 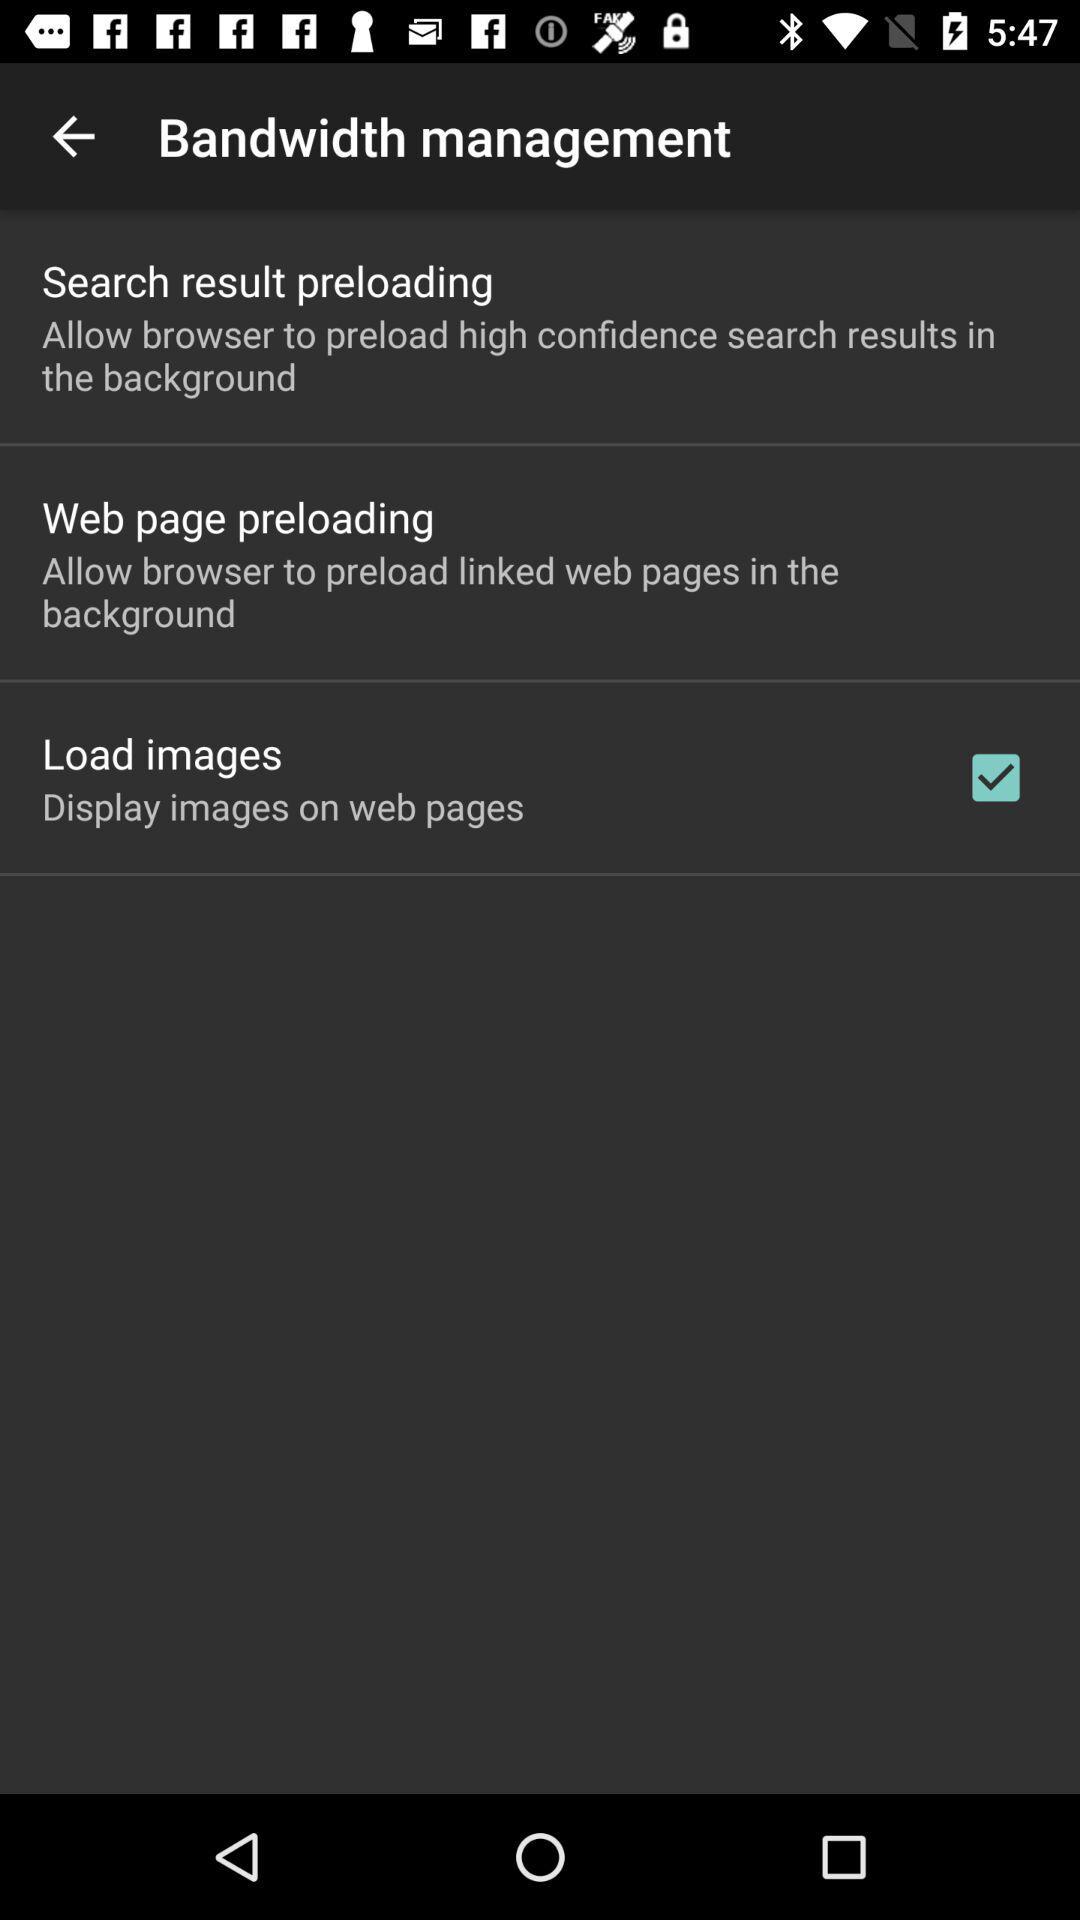 What do you see at coordinates (72, 135) in the screenshot?
I see `item next to bandwidth management` at bounding box center [72, 135].